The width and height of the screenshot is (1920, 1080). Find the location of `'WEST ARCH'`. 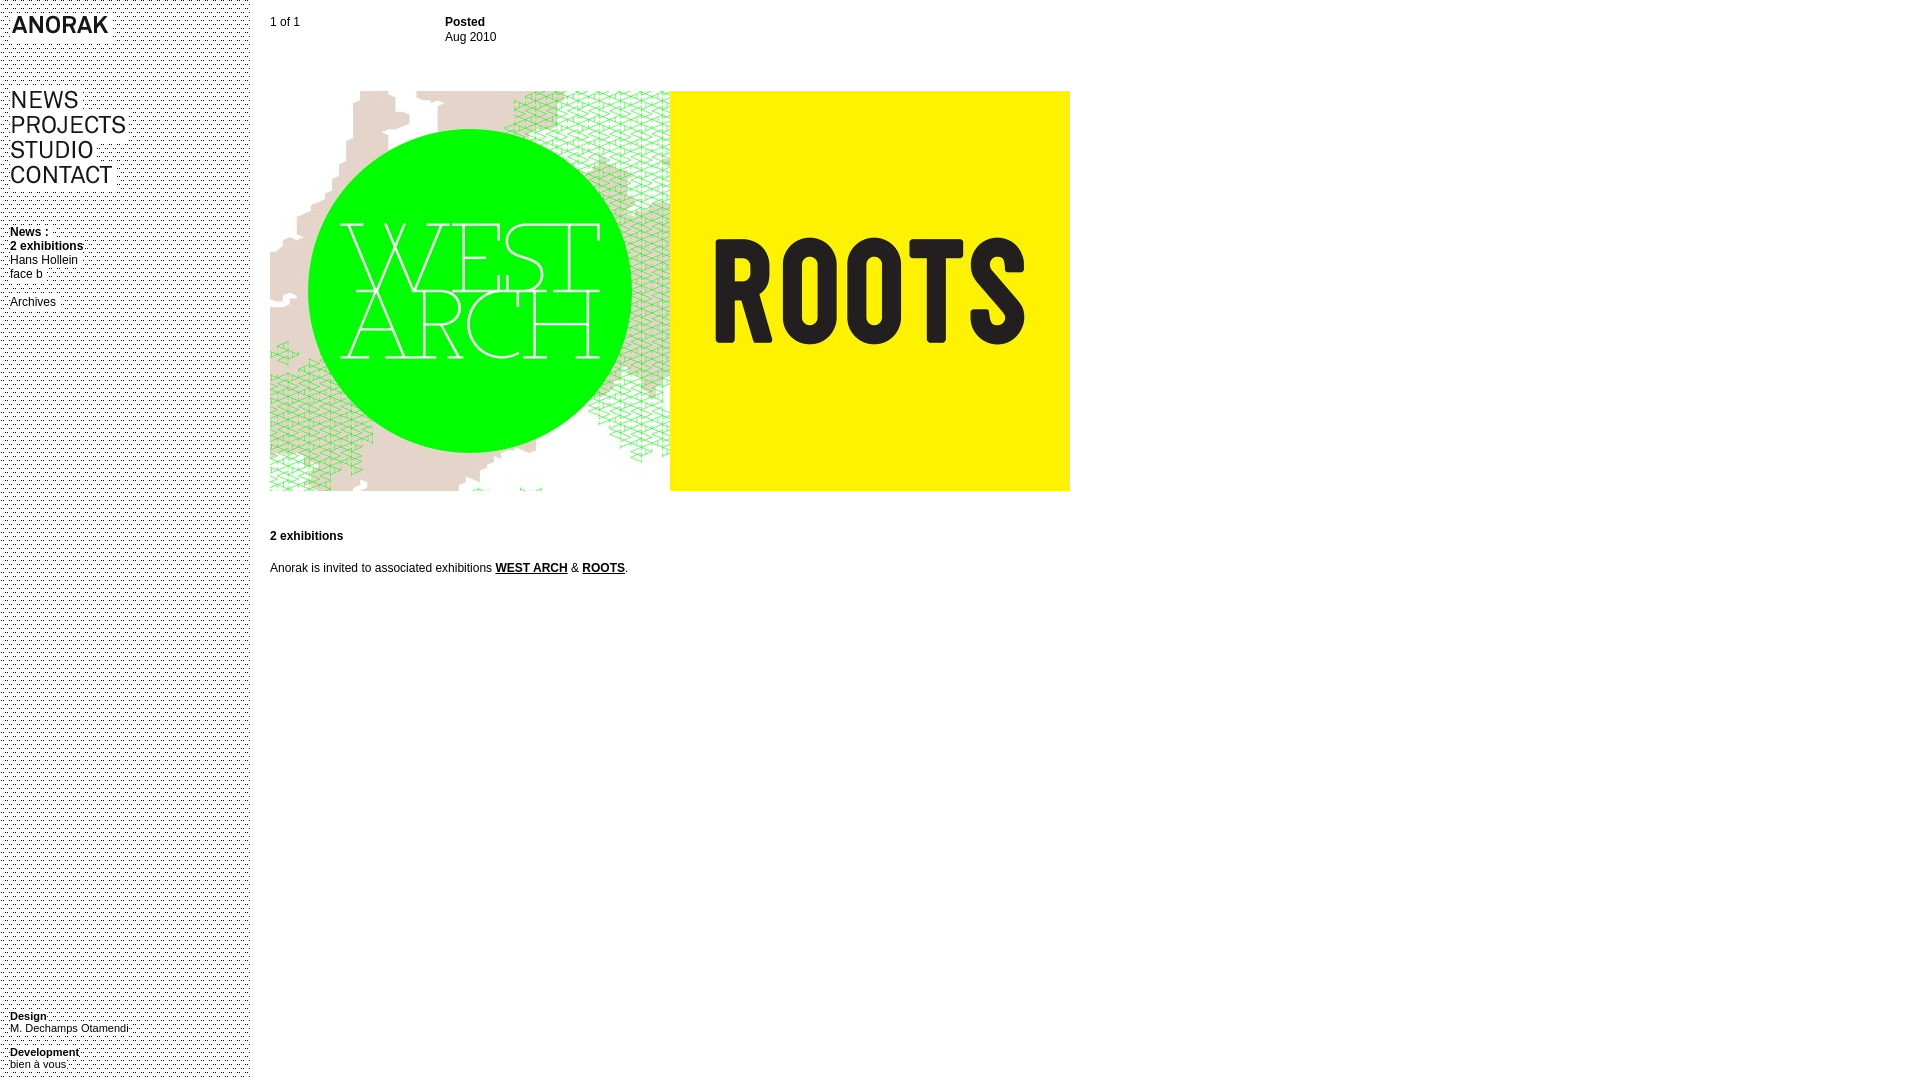

'WEST ARCH' is located at coordinates (531, 567).